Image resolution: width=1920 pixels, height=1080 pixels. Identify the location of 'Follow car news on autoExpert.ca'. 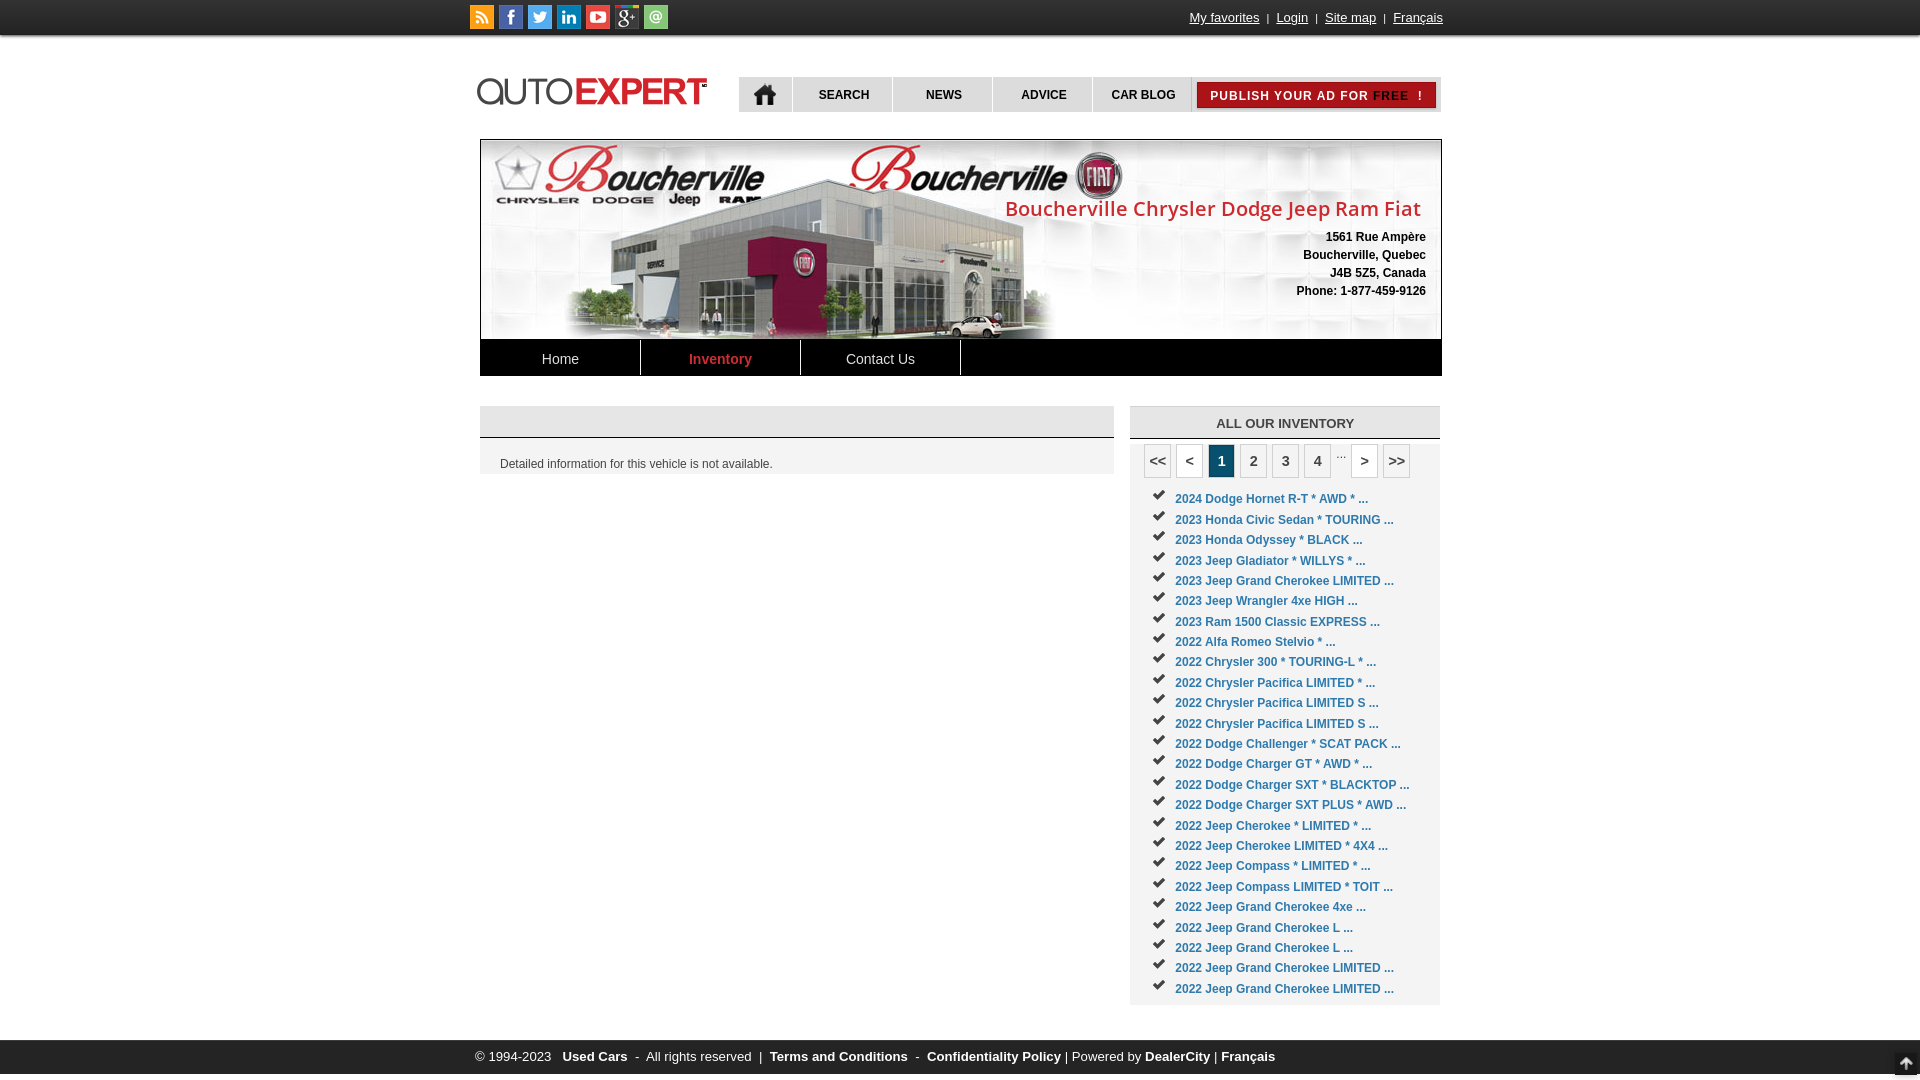
(481, 24).